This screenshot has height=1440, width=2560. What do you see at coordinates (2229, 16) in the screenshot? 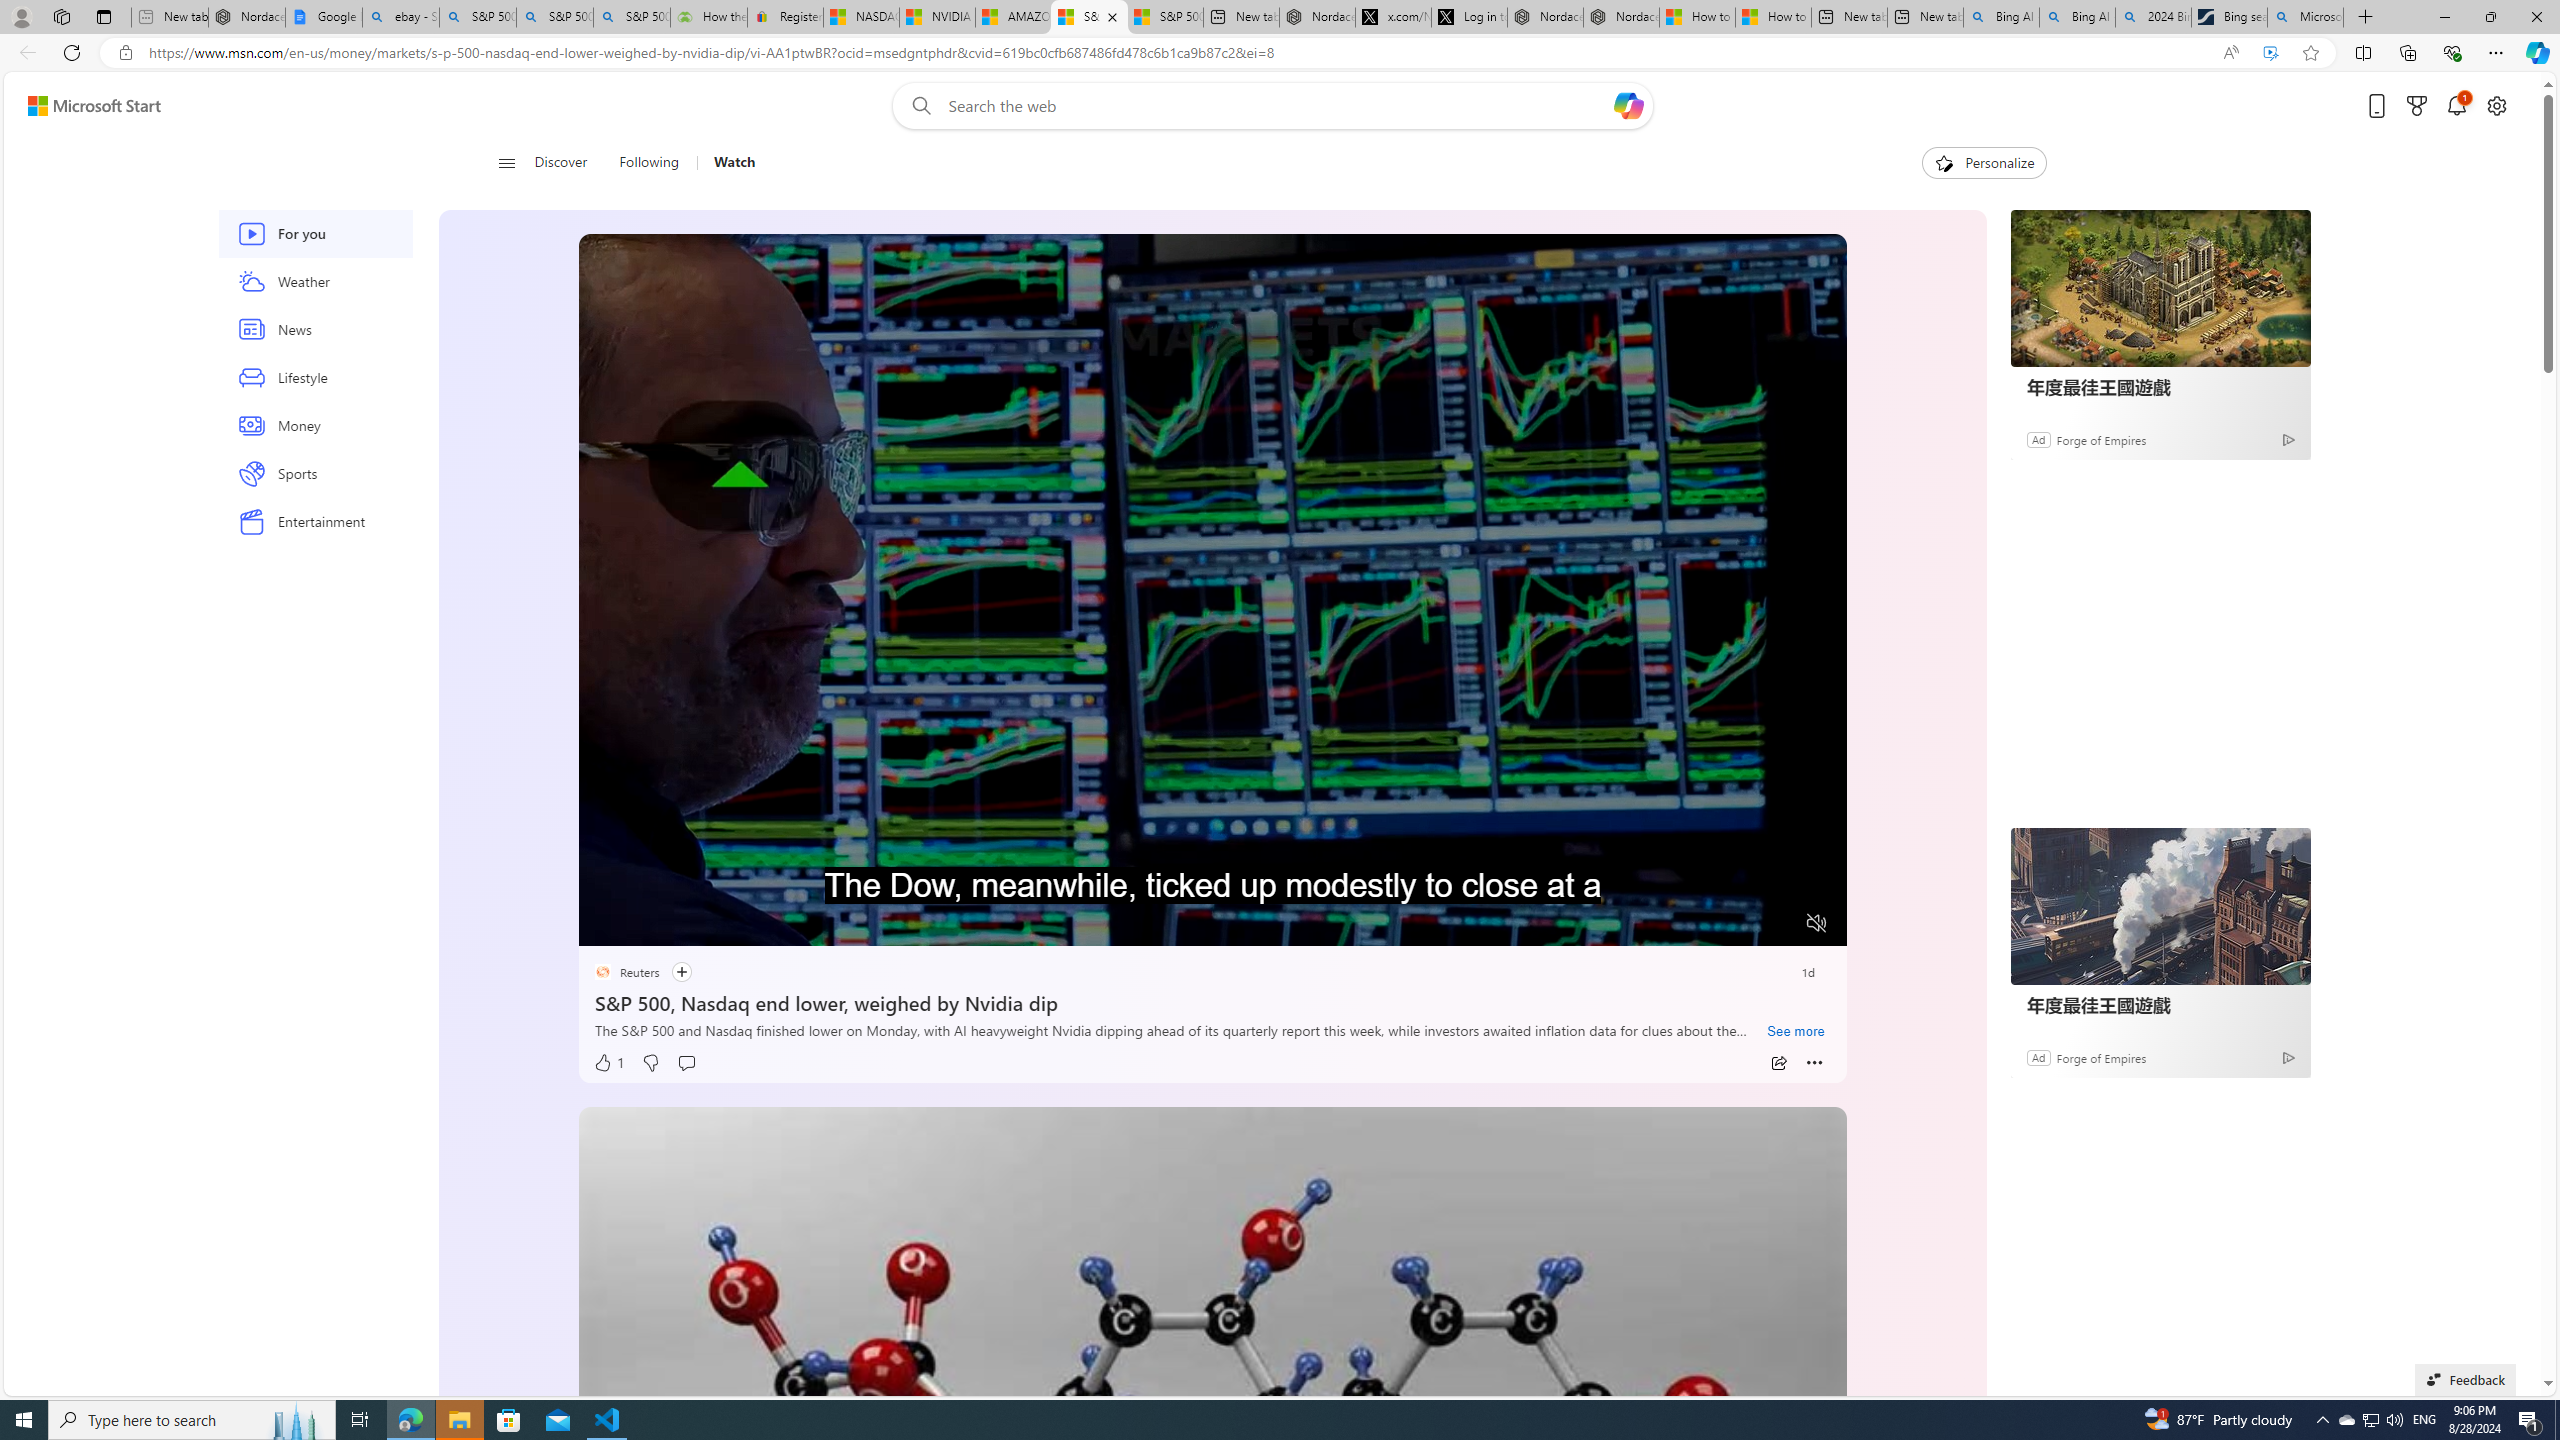
I see `'Bing search market share worldwide 2024 | Statista'` at bounding box center [2229, 16].